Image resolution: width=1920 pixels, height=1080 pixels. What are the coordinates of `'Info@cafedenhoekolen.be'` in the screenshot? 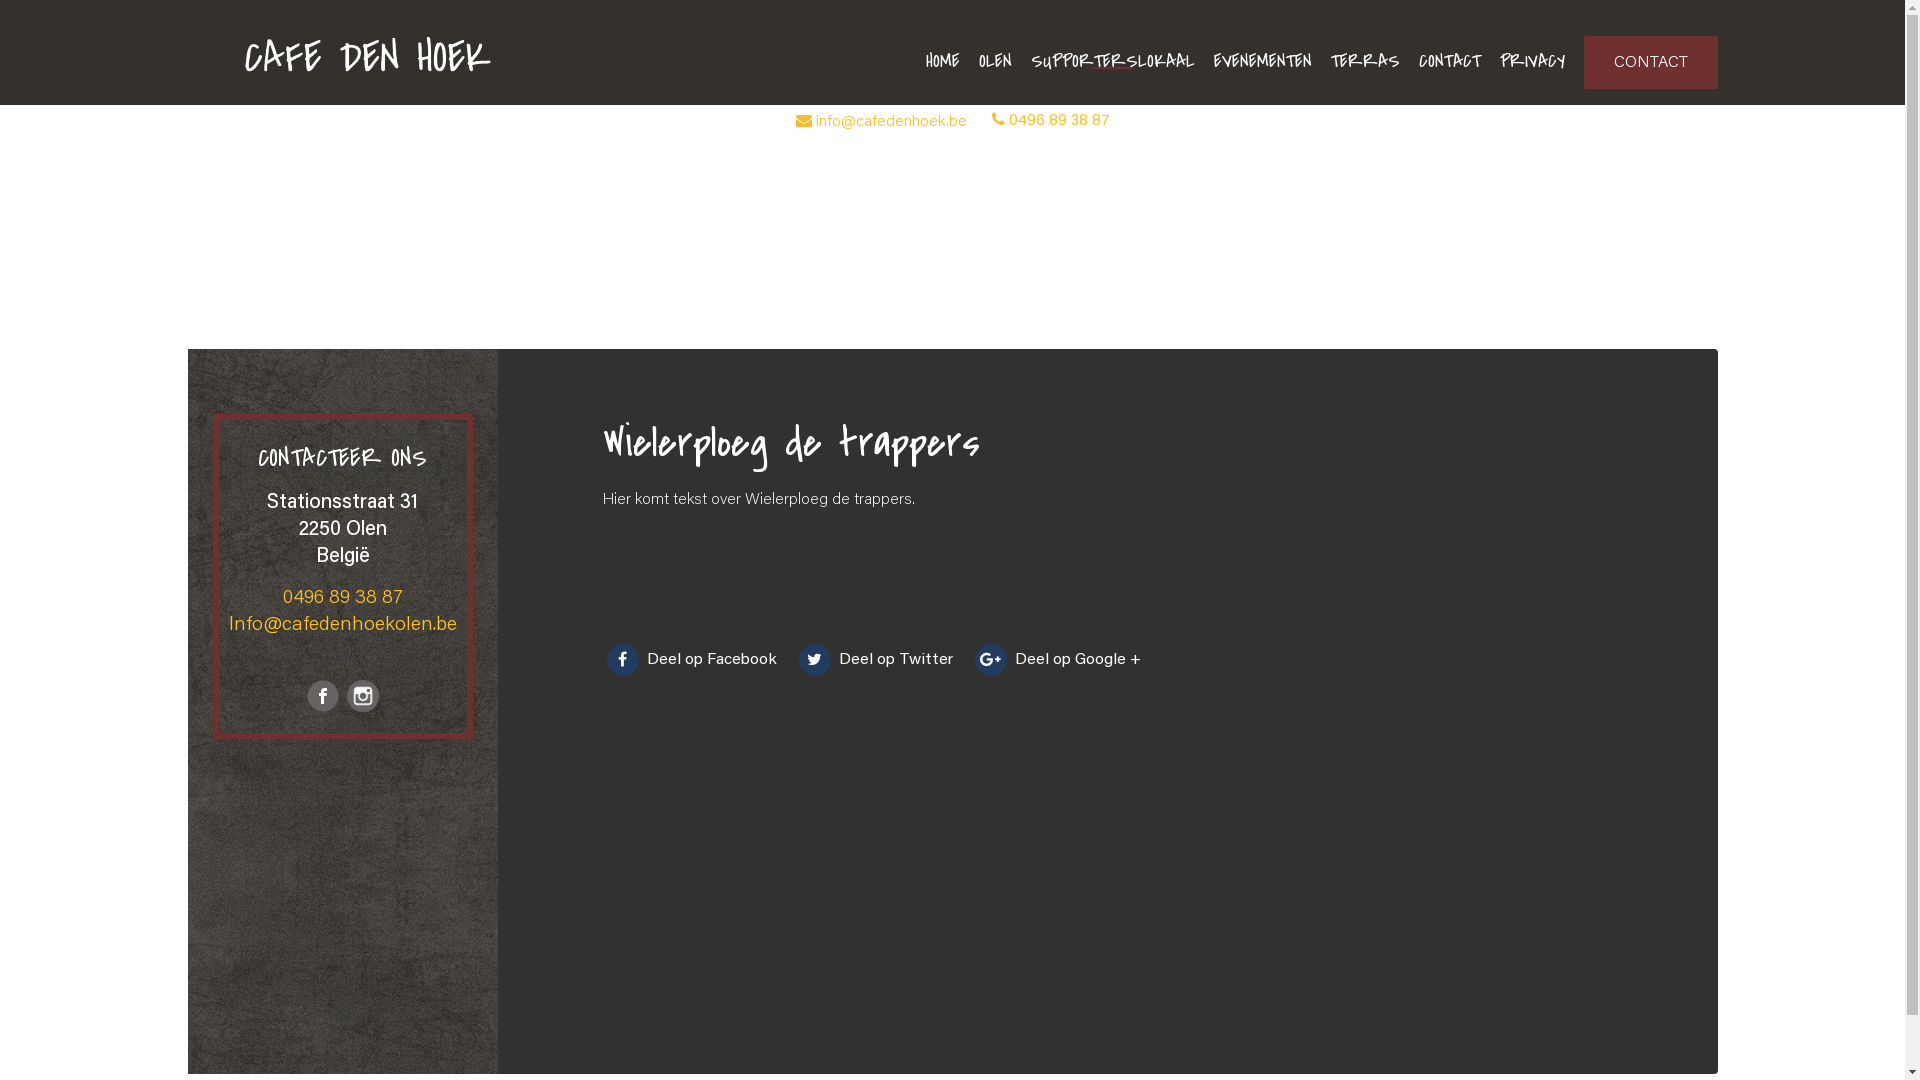 It's located at (341, 623).